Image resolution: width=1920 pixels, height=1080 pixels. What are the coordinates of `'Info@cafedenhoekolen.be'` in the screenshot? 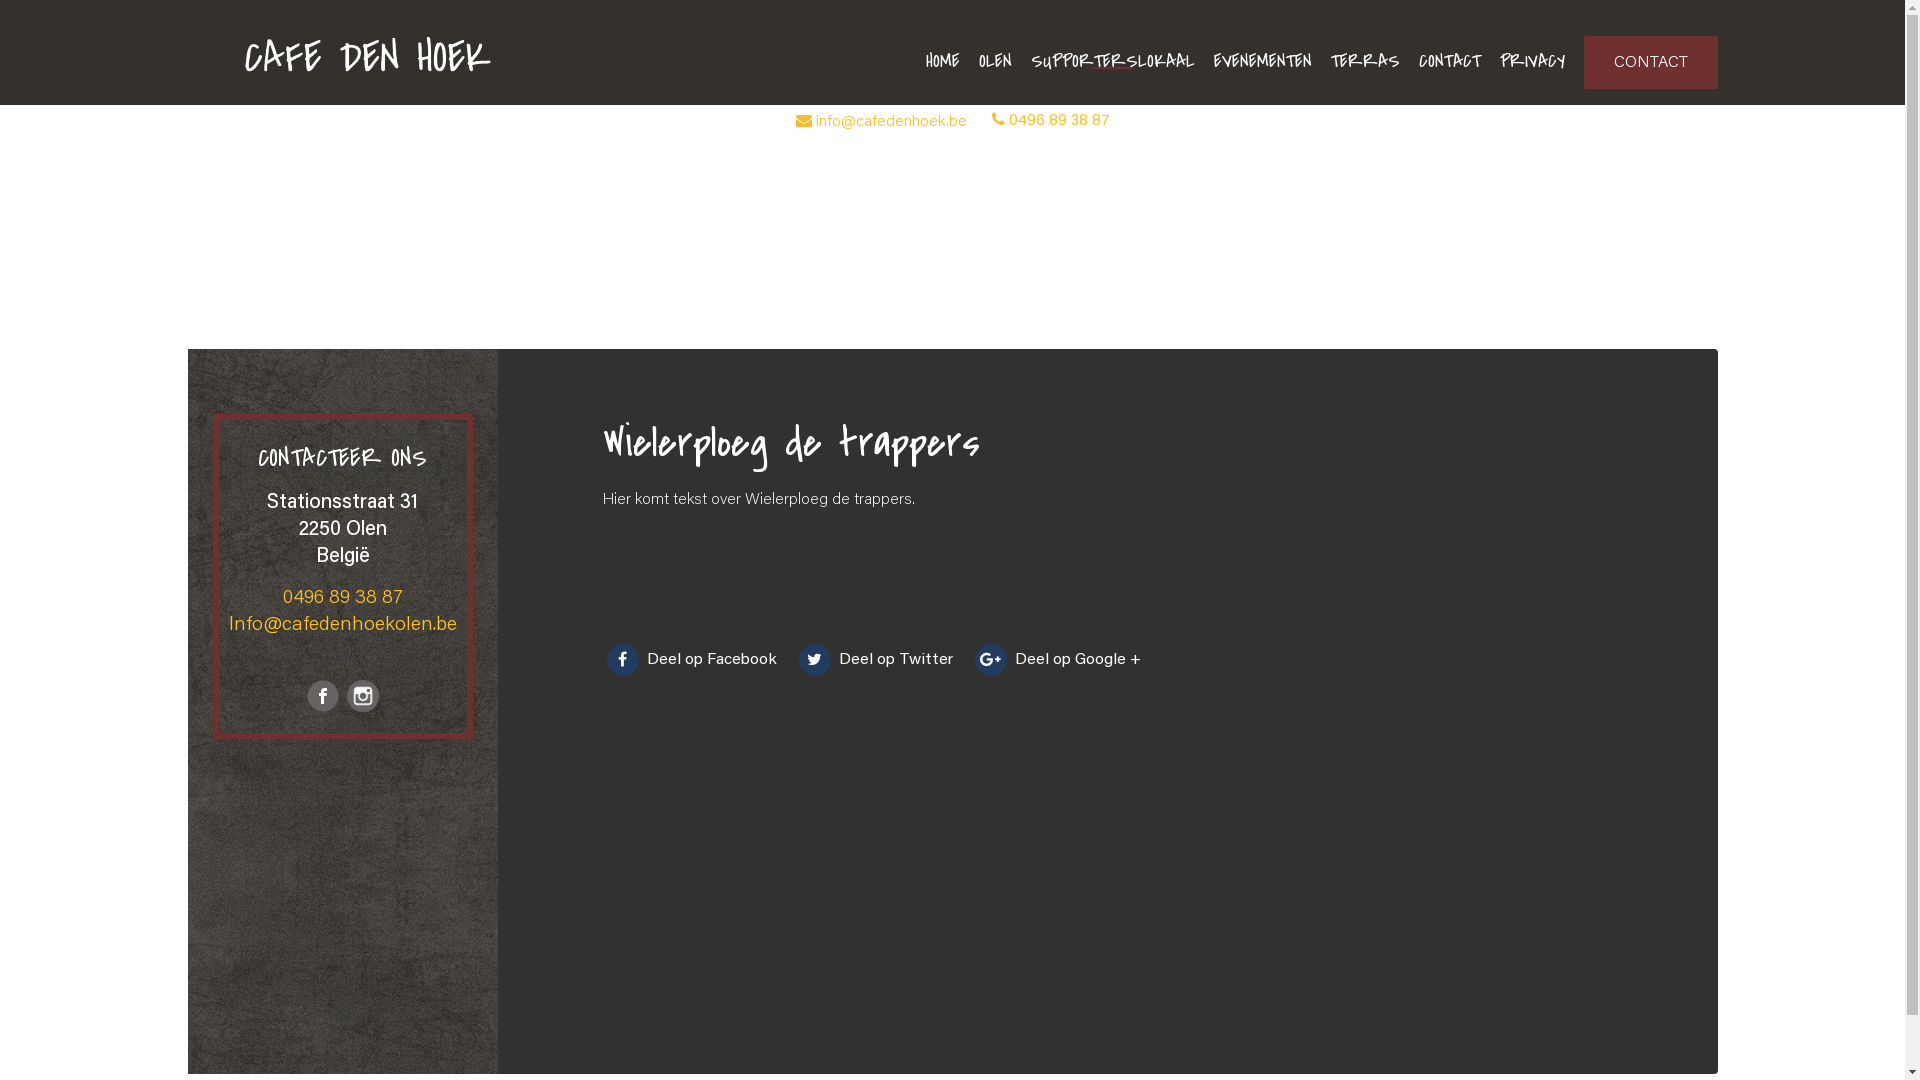 It's located at (341, 623).